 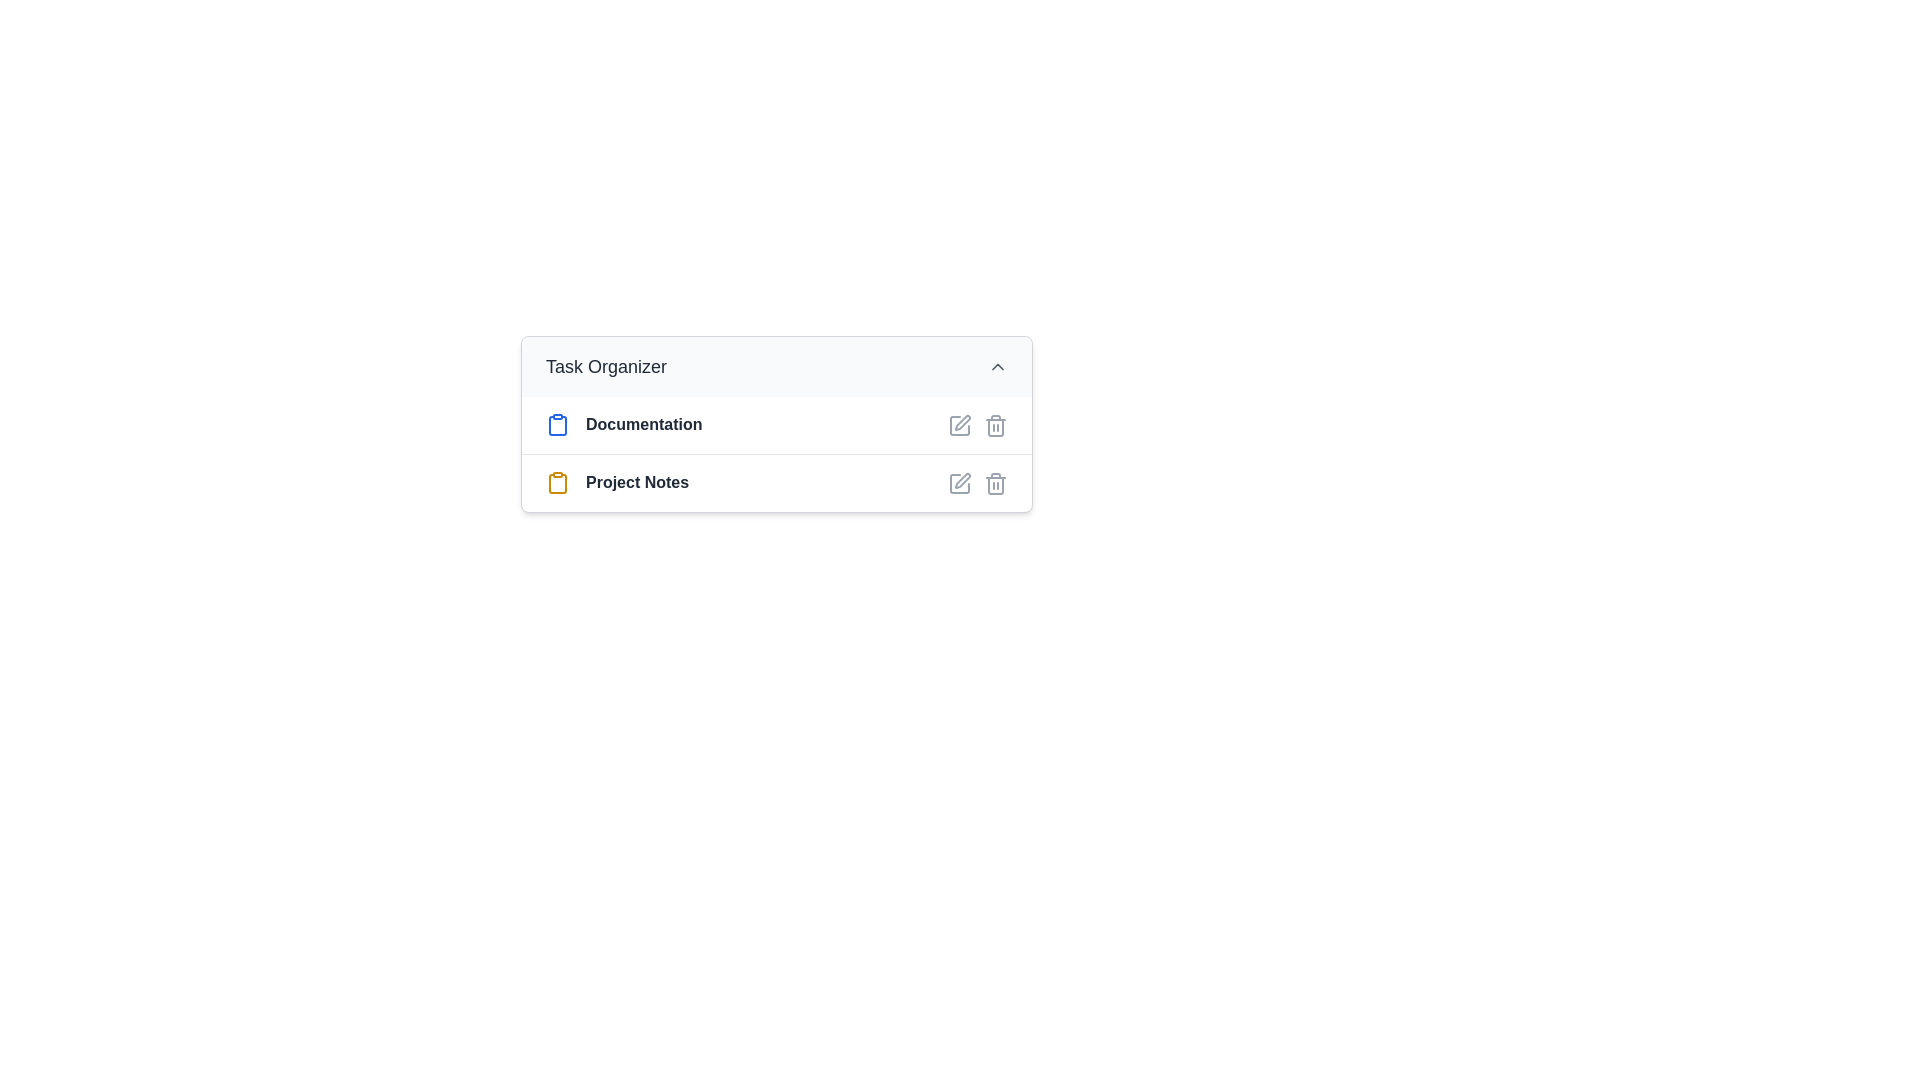 What do you see at coordinates (998, 366) in the screenshot?
I see `the Chevron icon located in the top-right section of the 'Task Organizer' header bar` at bounding box center [998, 366].